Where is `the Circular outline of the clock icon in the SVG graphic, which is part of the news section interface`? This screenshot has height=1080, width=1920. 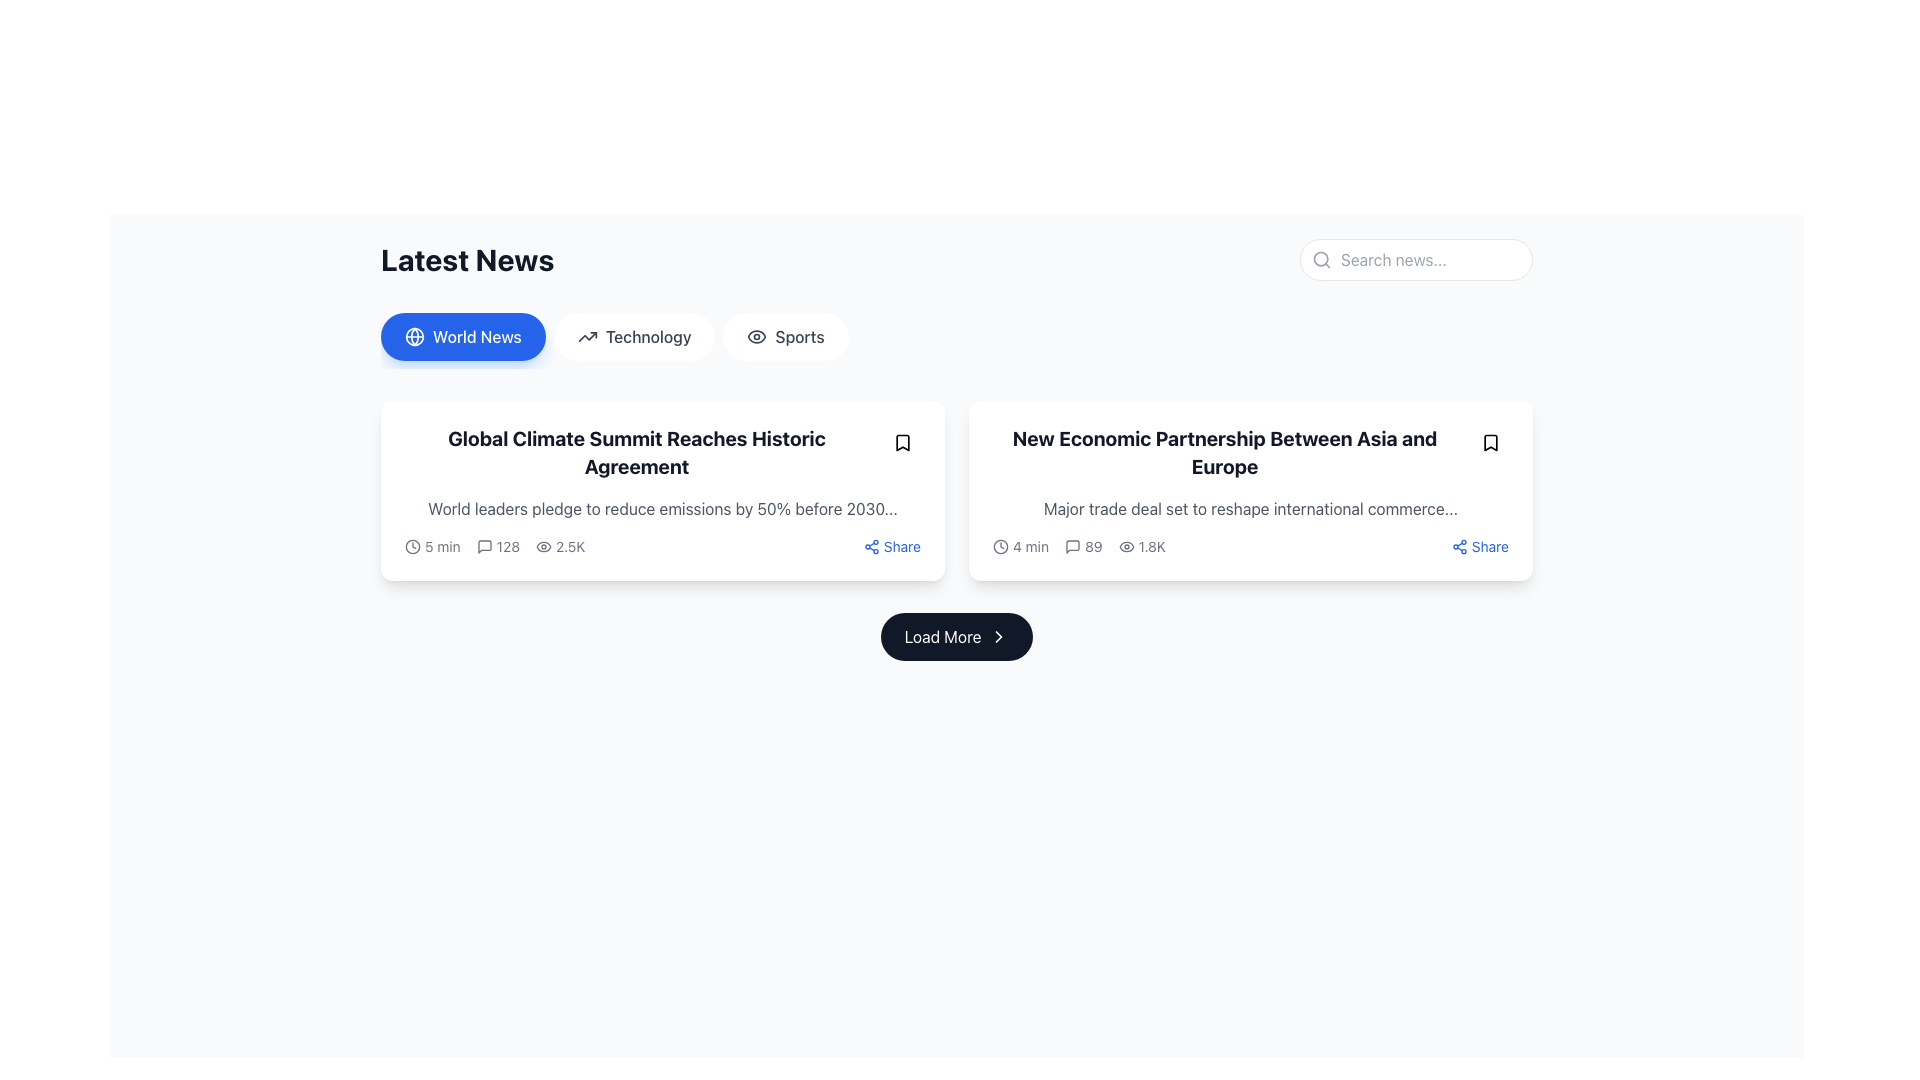 the Circular outline of the clock icon in the SVG graphic, which is part of the news section interface is located at coordinates (411, 547).